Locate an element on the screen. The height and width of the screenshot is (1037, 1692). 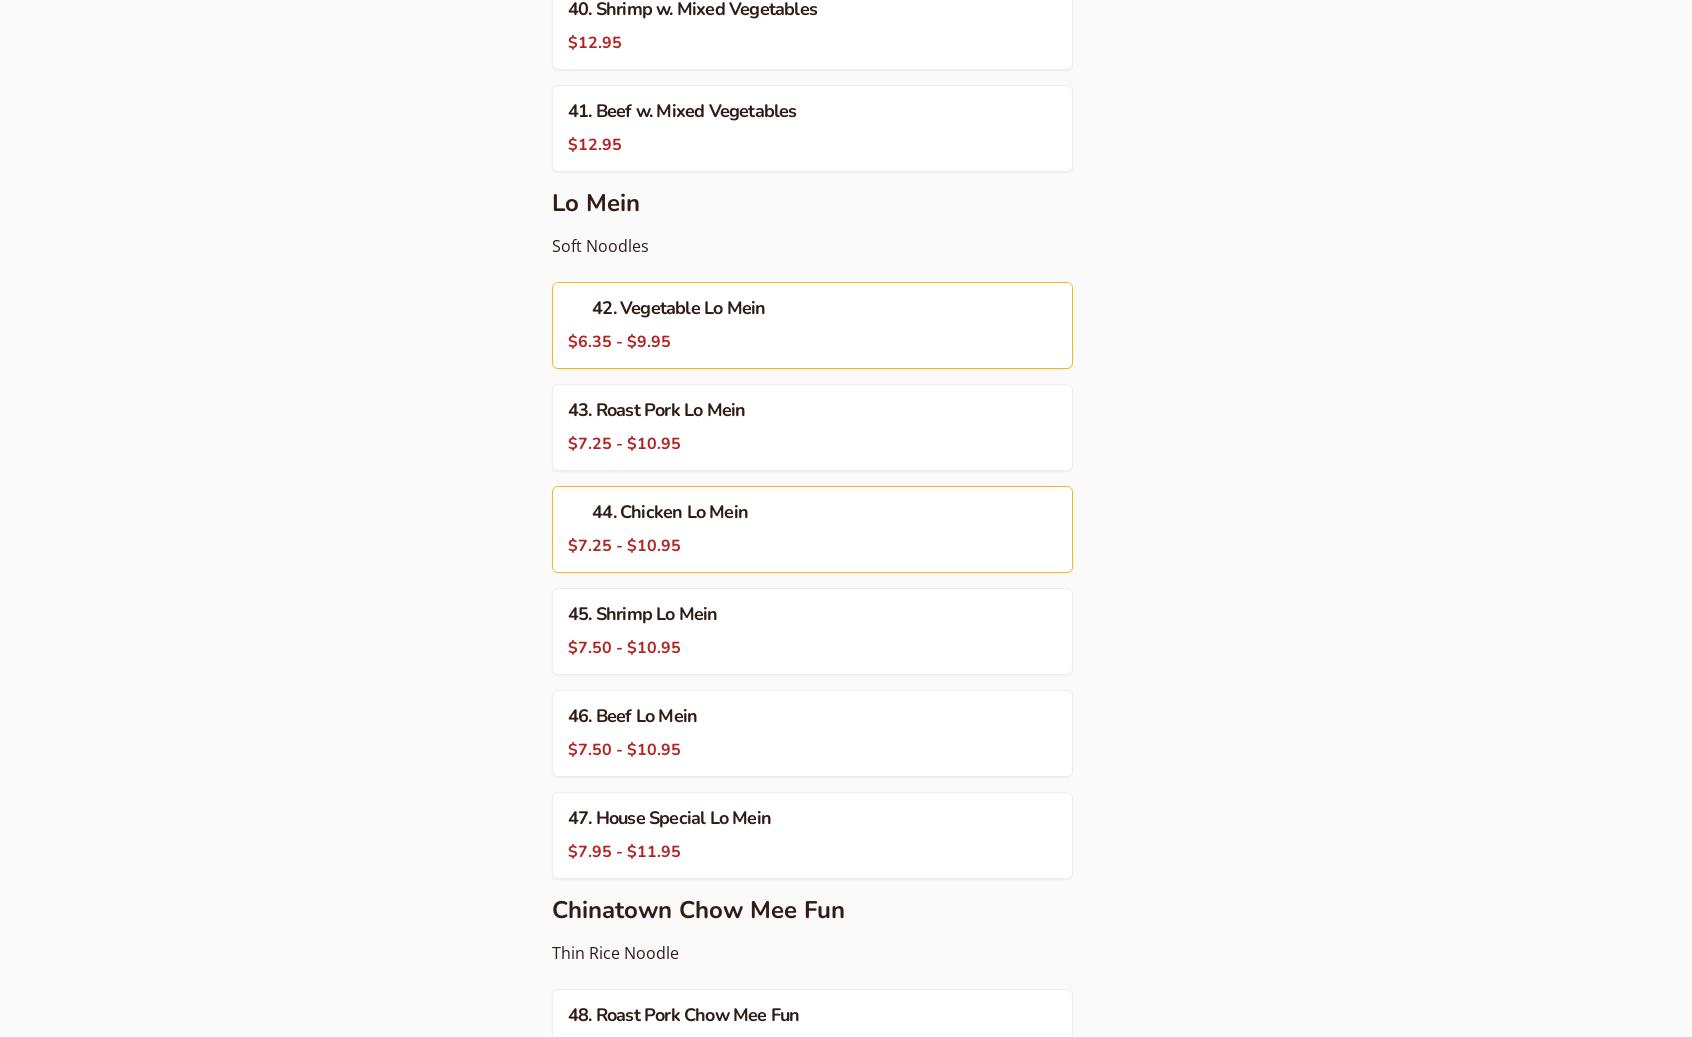
'Thin Rice Noodle' is located at coordinates (614, 953).